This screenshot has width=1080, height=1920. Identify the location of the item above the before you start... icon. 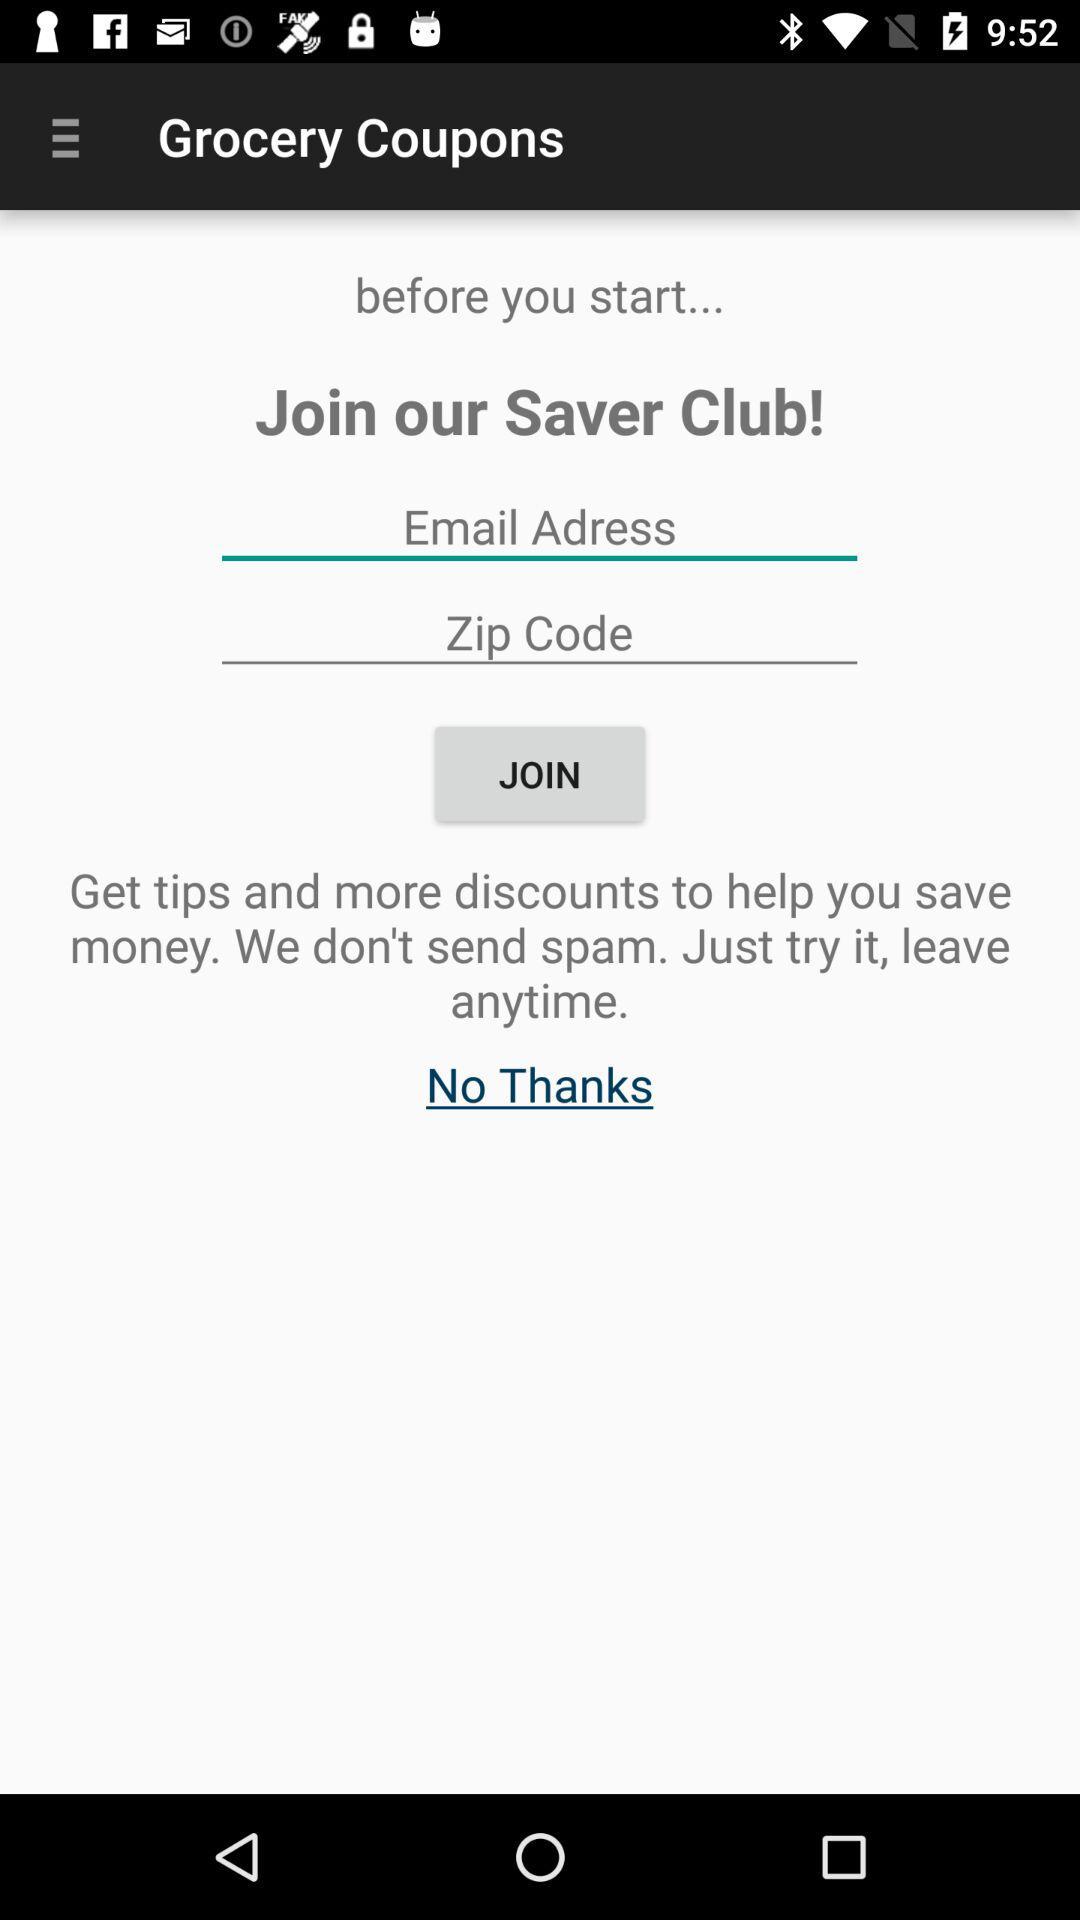
(72, 135).